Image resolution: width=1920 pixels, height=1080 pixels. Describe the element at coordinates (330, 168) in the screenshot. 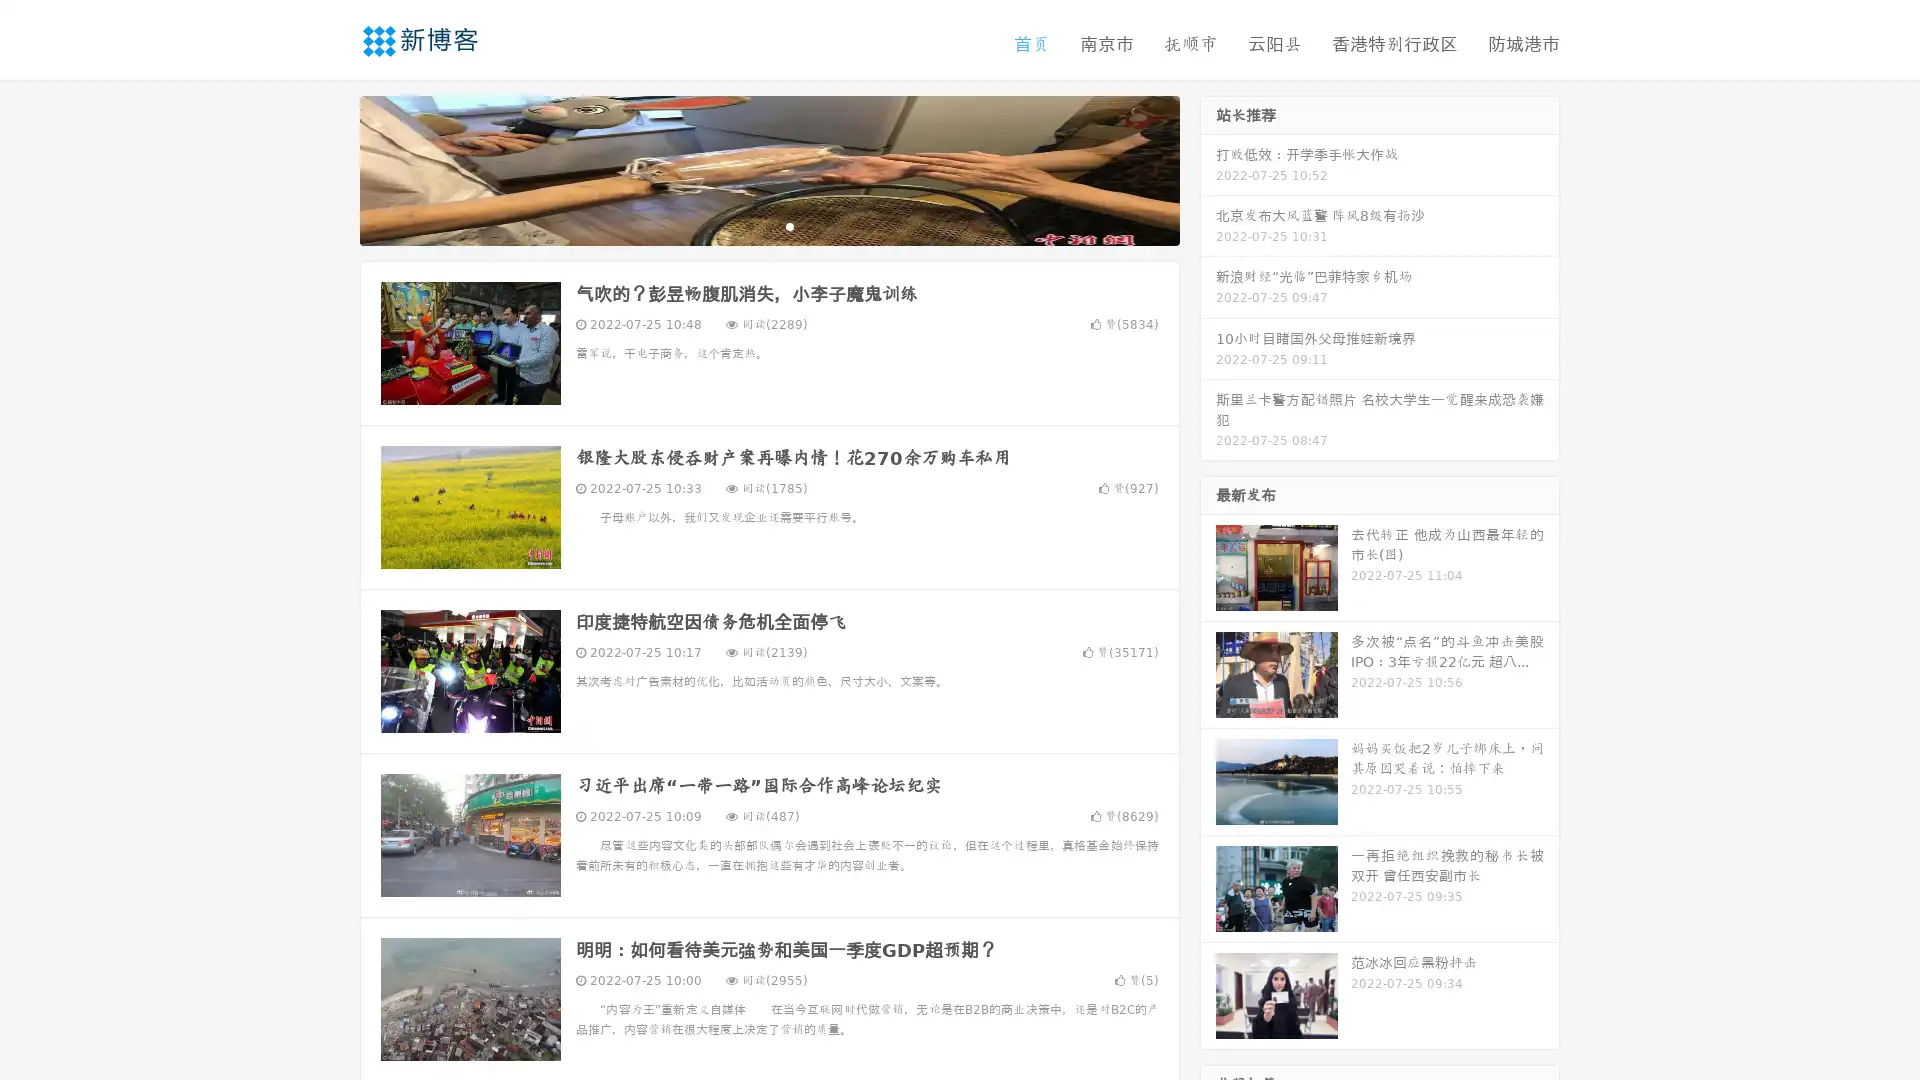

I see `Previous slide` at that location.